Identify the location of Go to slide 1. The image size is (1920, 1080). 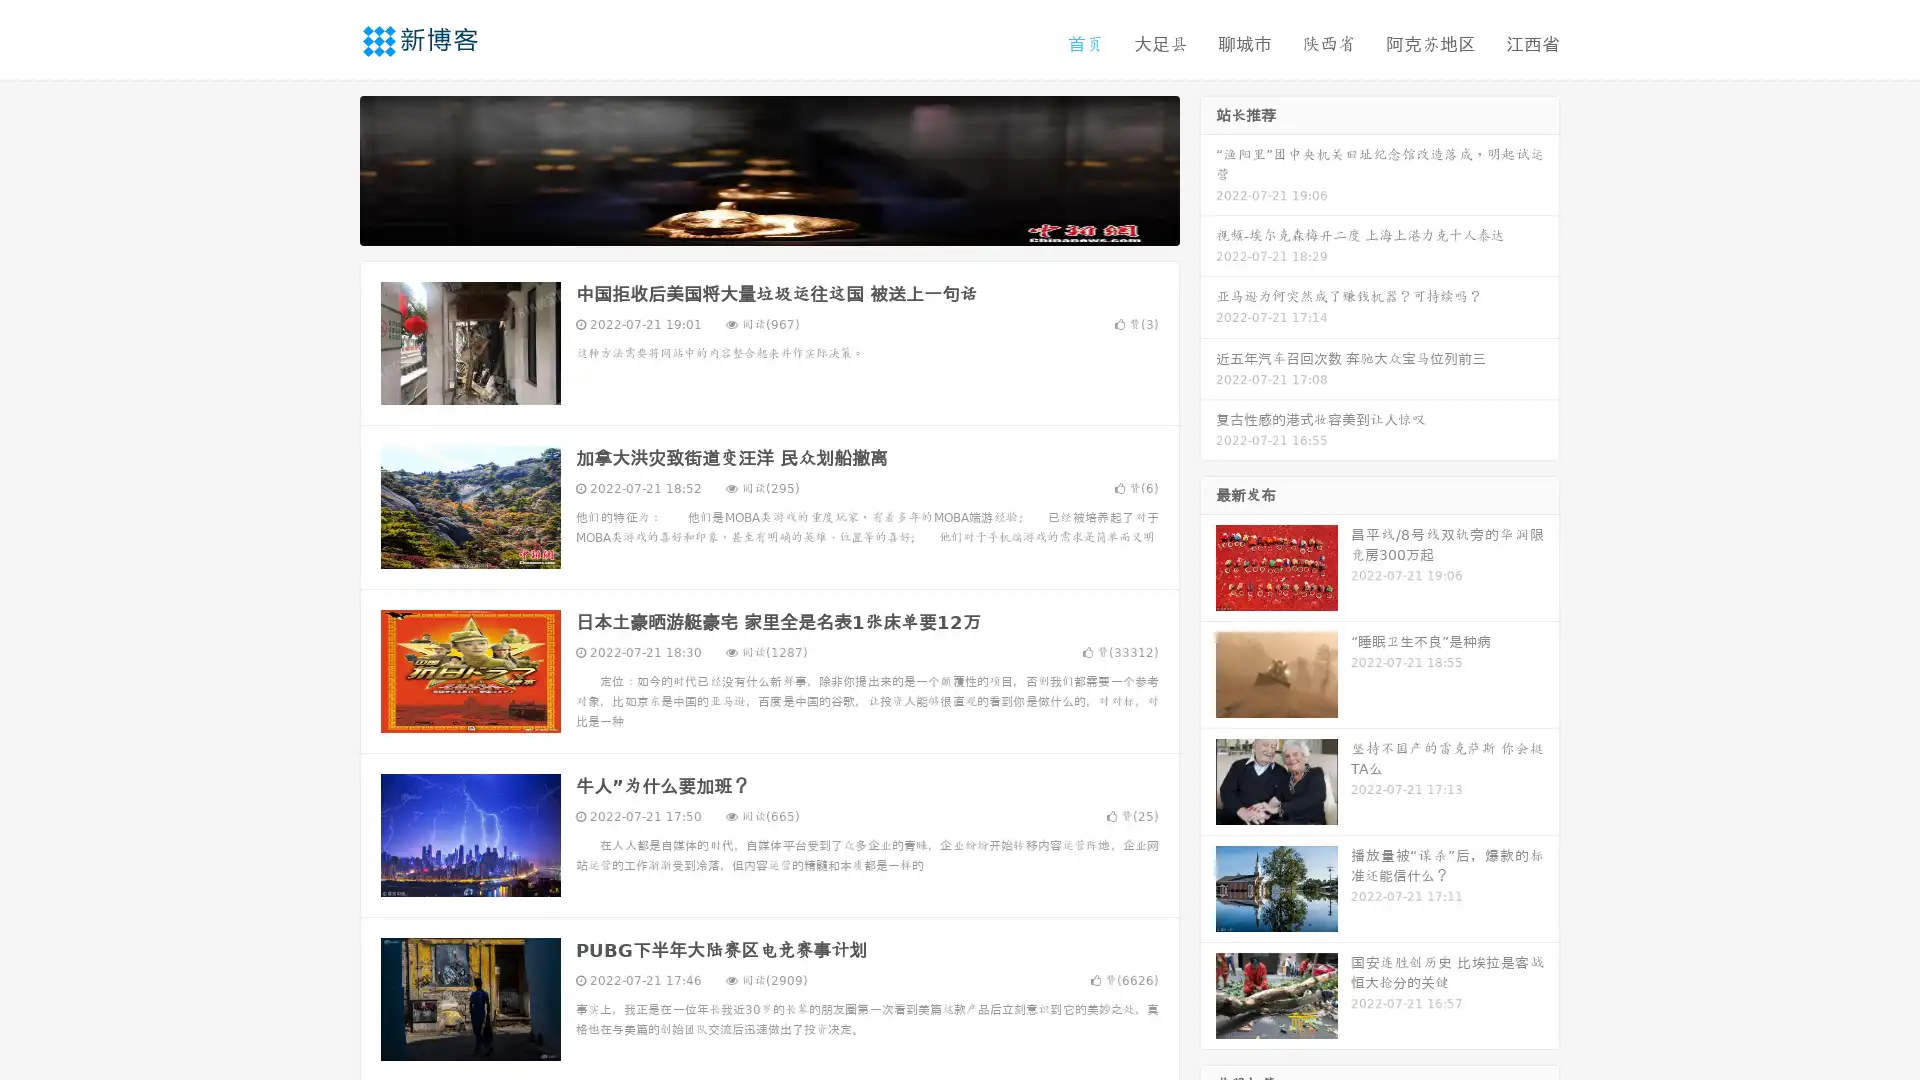
(748, 225).